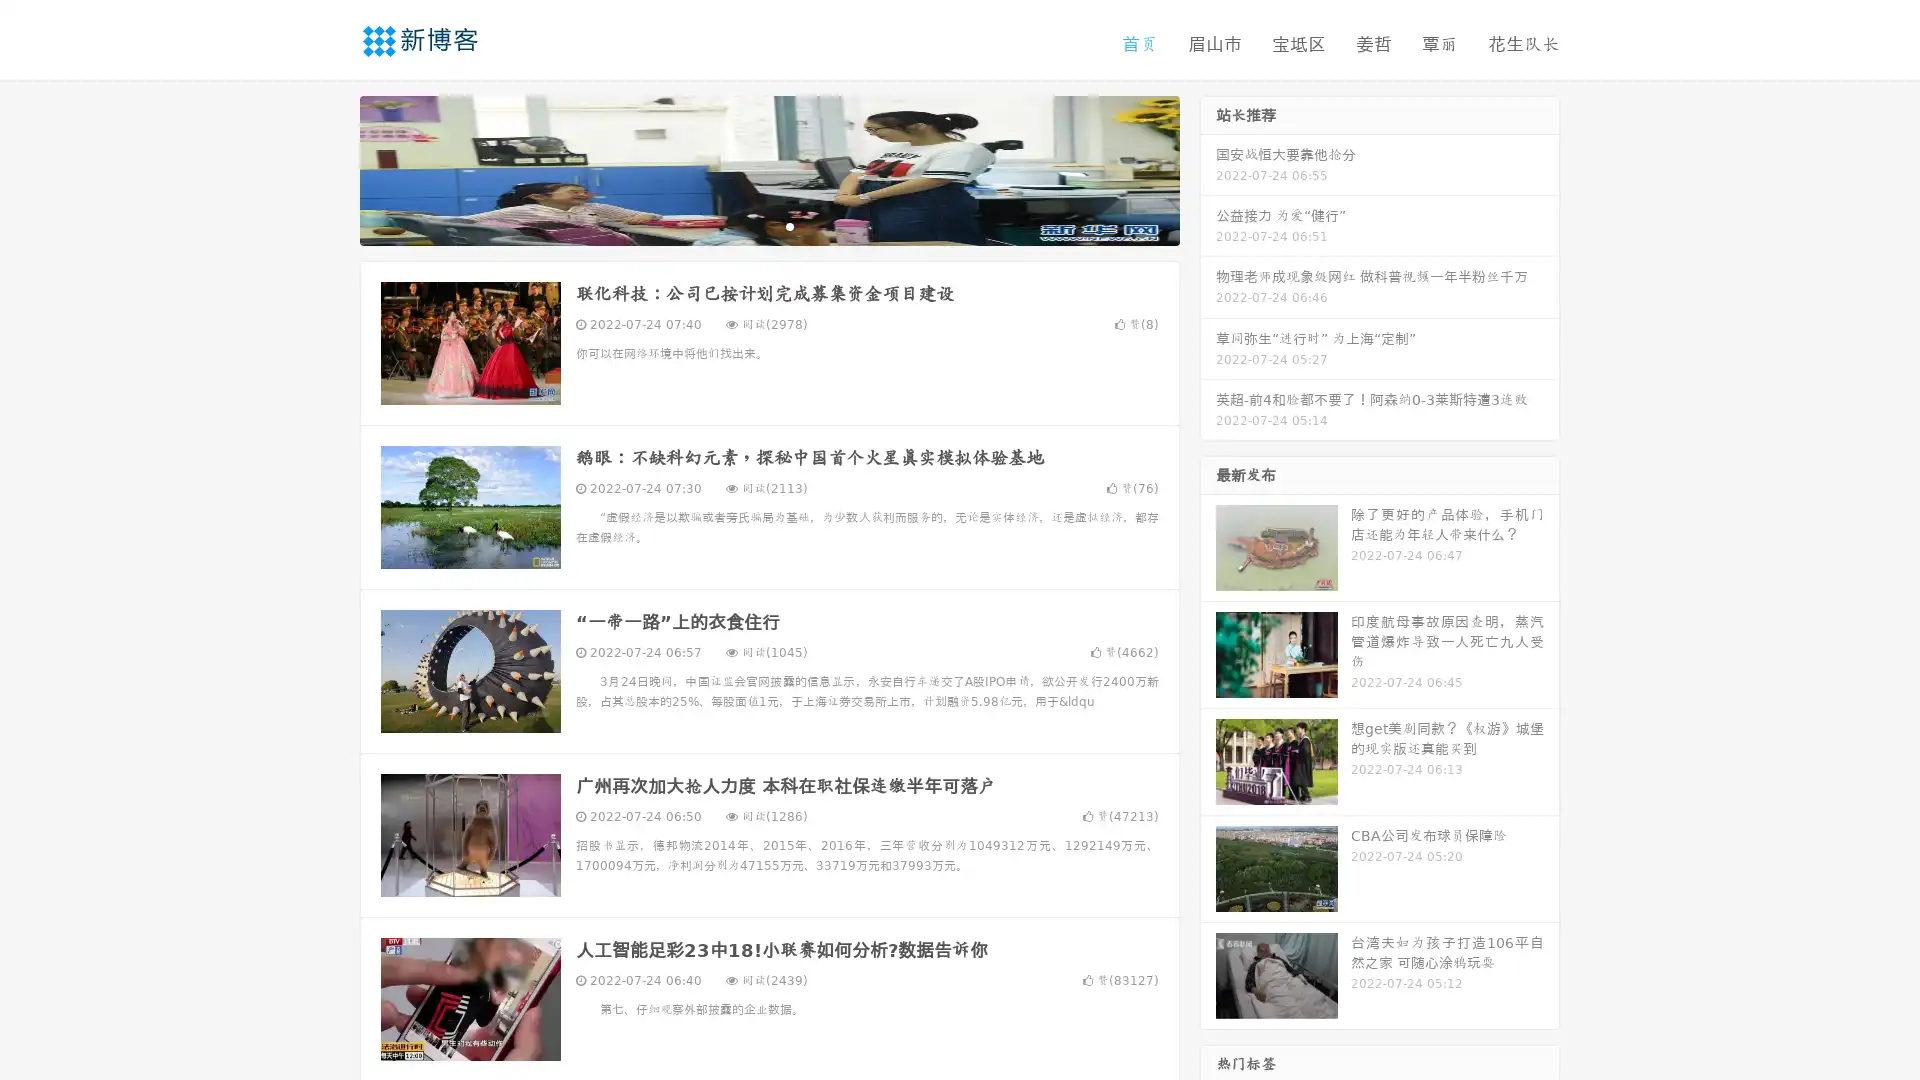  Describe the element at coordinates (789, 225) in the screenshot. I see `Go to slide 3` at that location.